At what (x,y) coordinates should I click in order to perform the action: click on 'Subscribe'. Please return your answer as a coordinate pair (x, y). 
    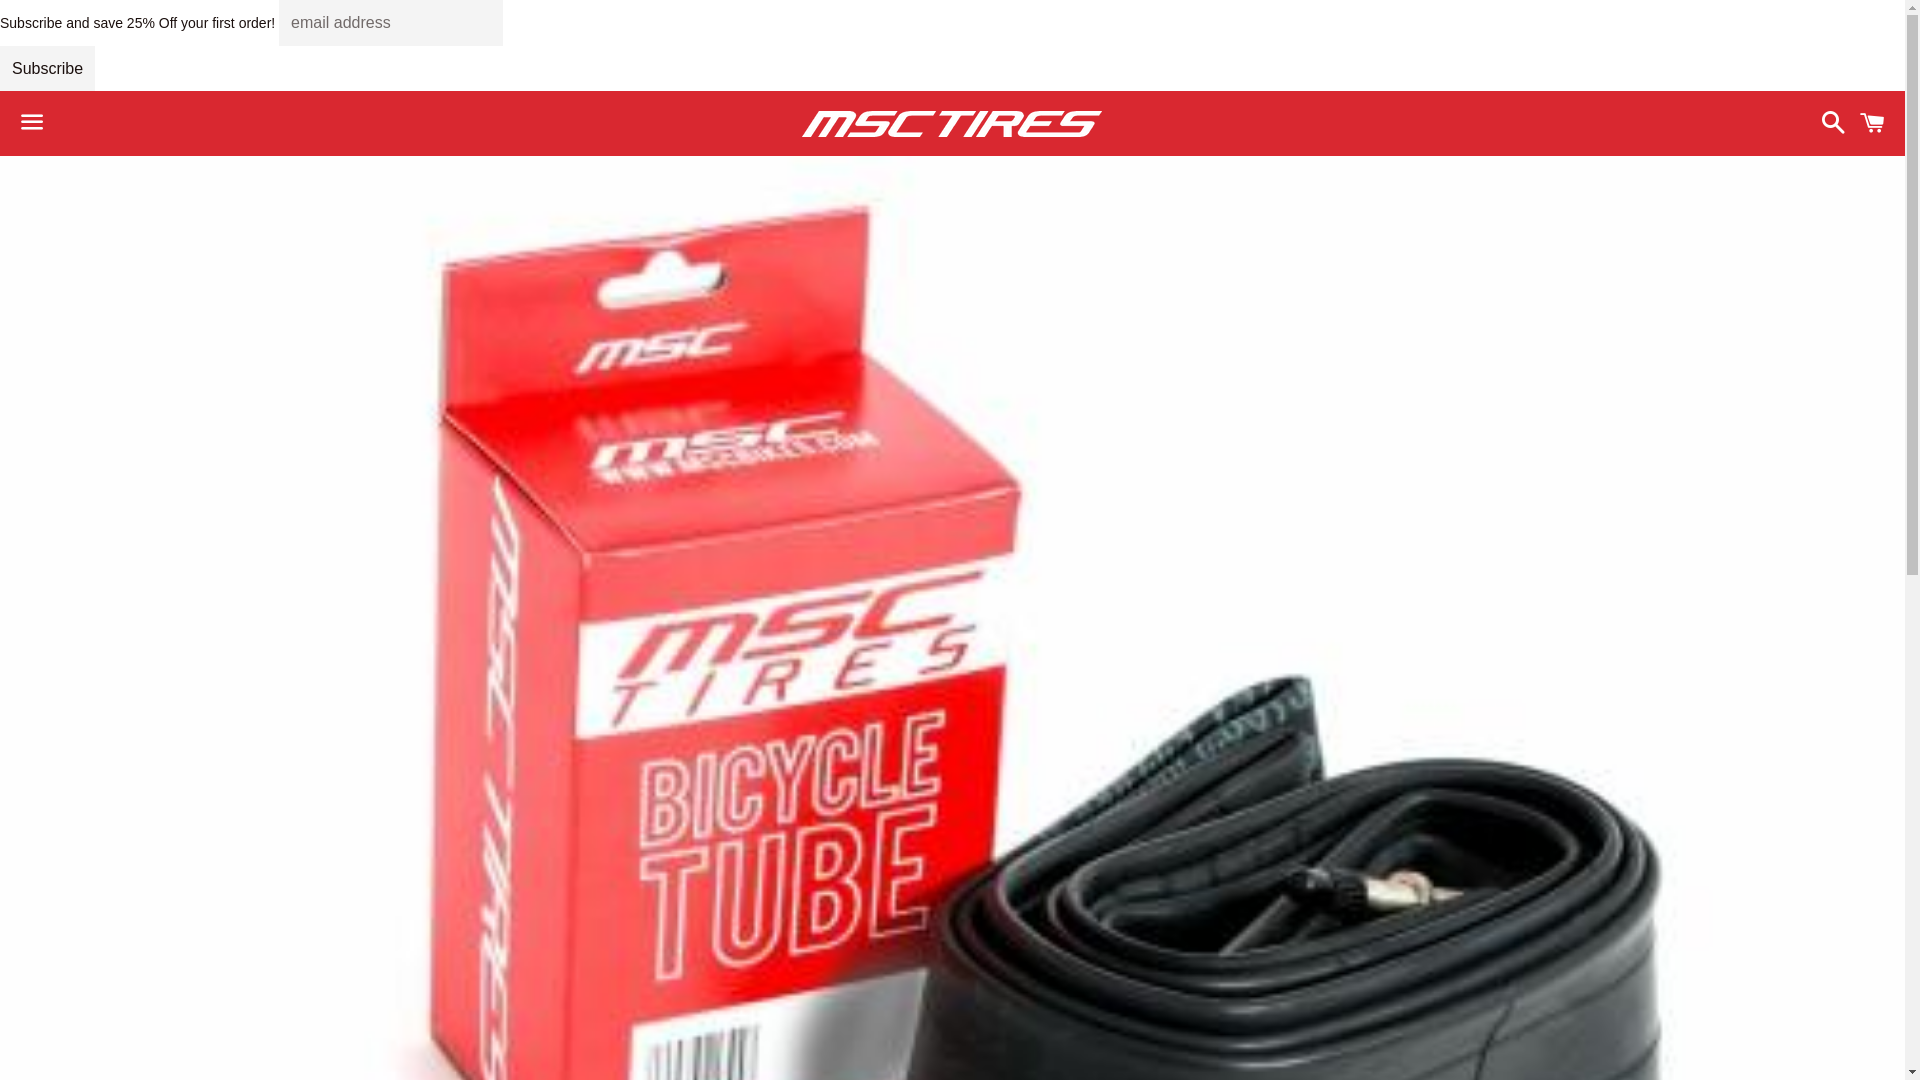
    Looking at the image, I should click on (47, 68).